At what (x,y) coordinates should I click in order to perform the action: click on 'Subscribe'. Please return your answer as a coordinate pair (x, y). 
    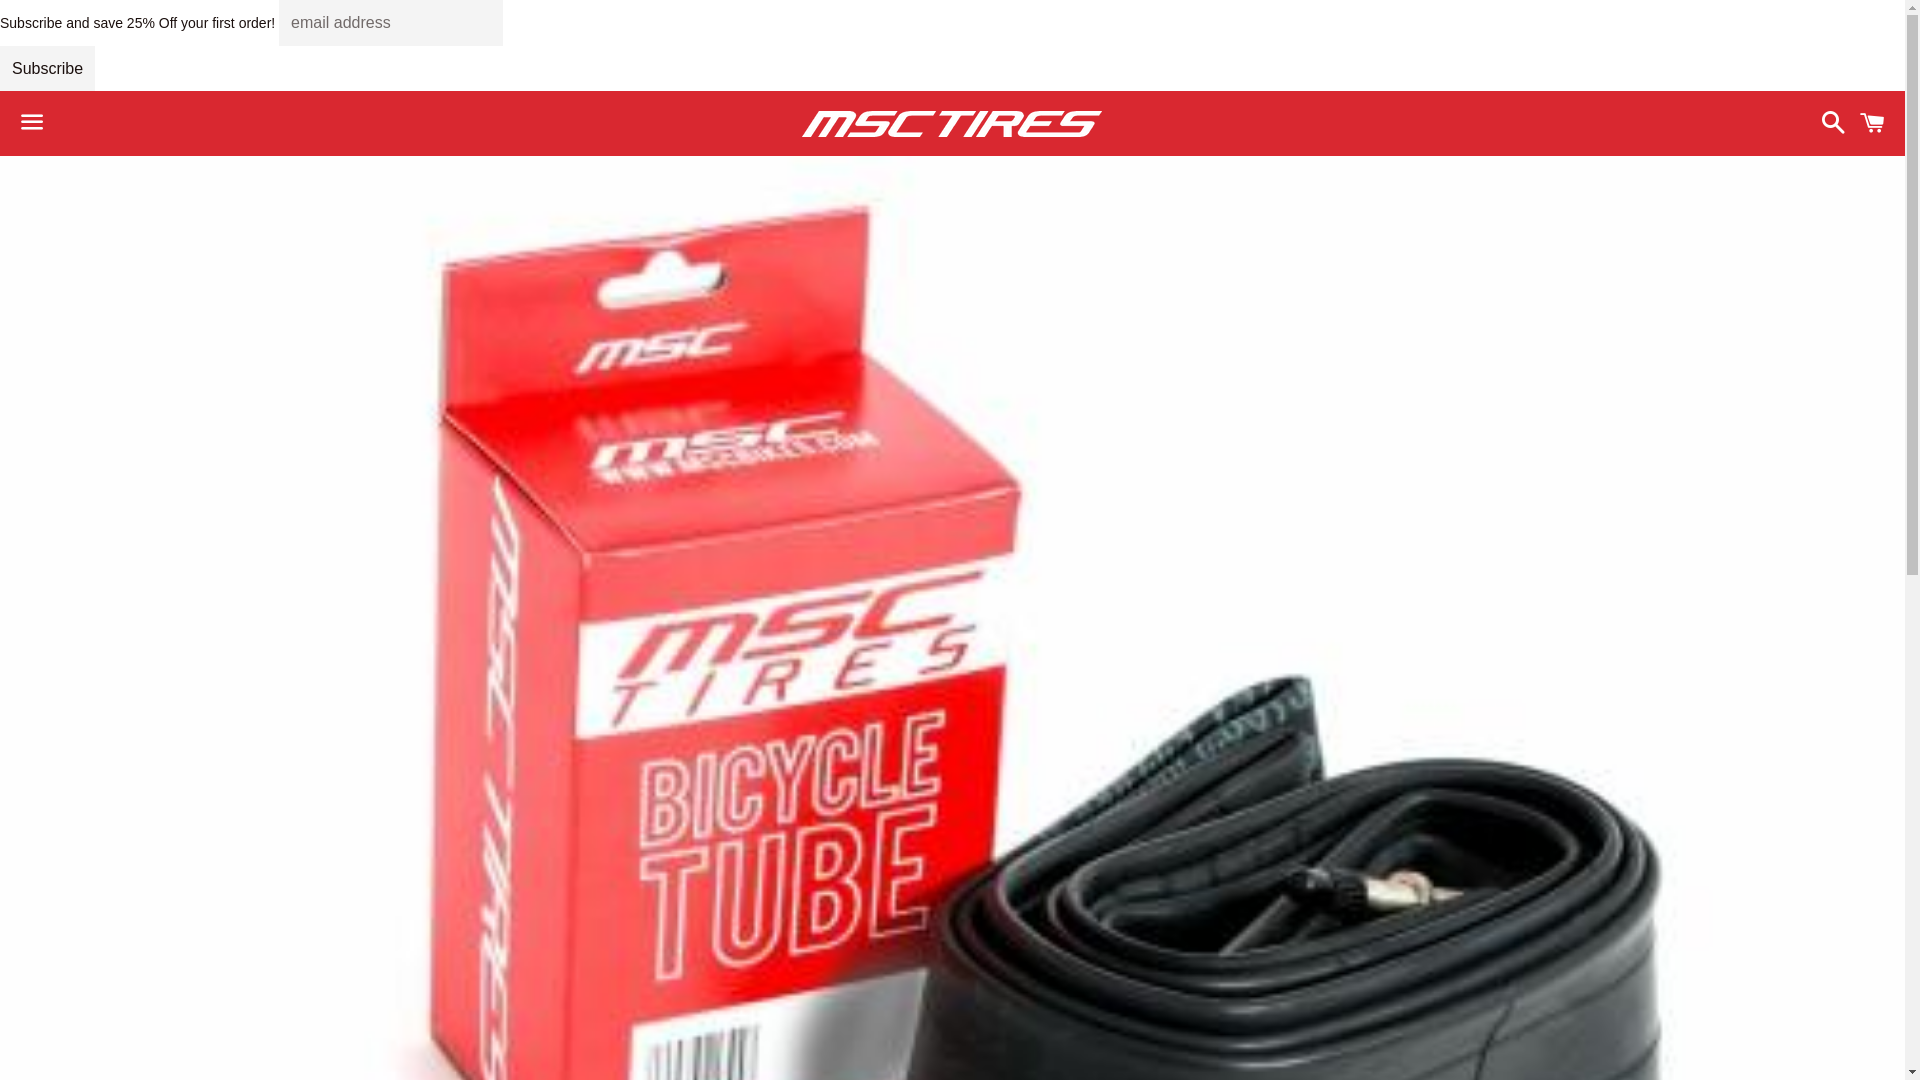
    Looking at the image, I should click on (47, 68).